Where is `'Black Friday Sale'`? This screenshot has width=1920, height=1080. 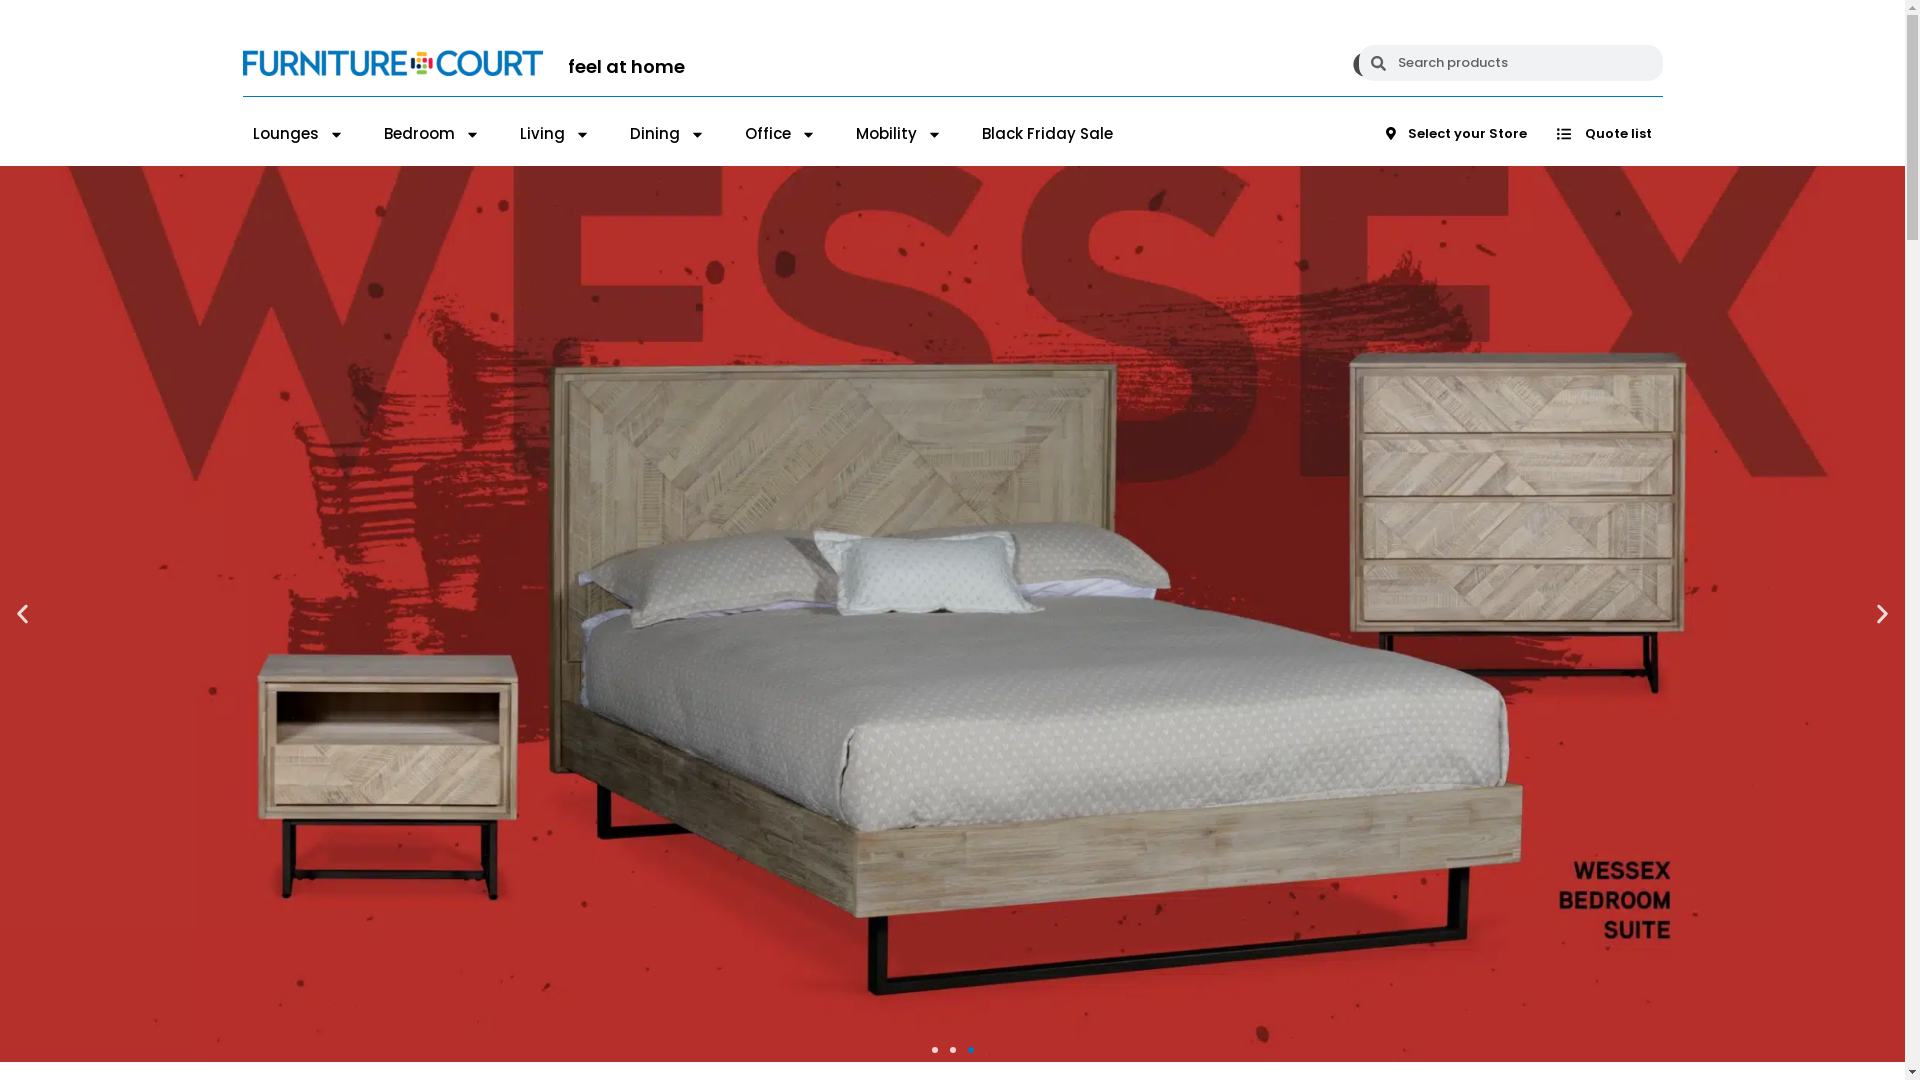 'Black Friday Sale' is located at coordinates (1046, 134).